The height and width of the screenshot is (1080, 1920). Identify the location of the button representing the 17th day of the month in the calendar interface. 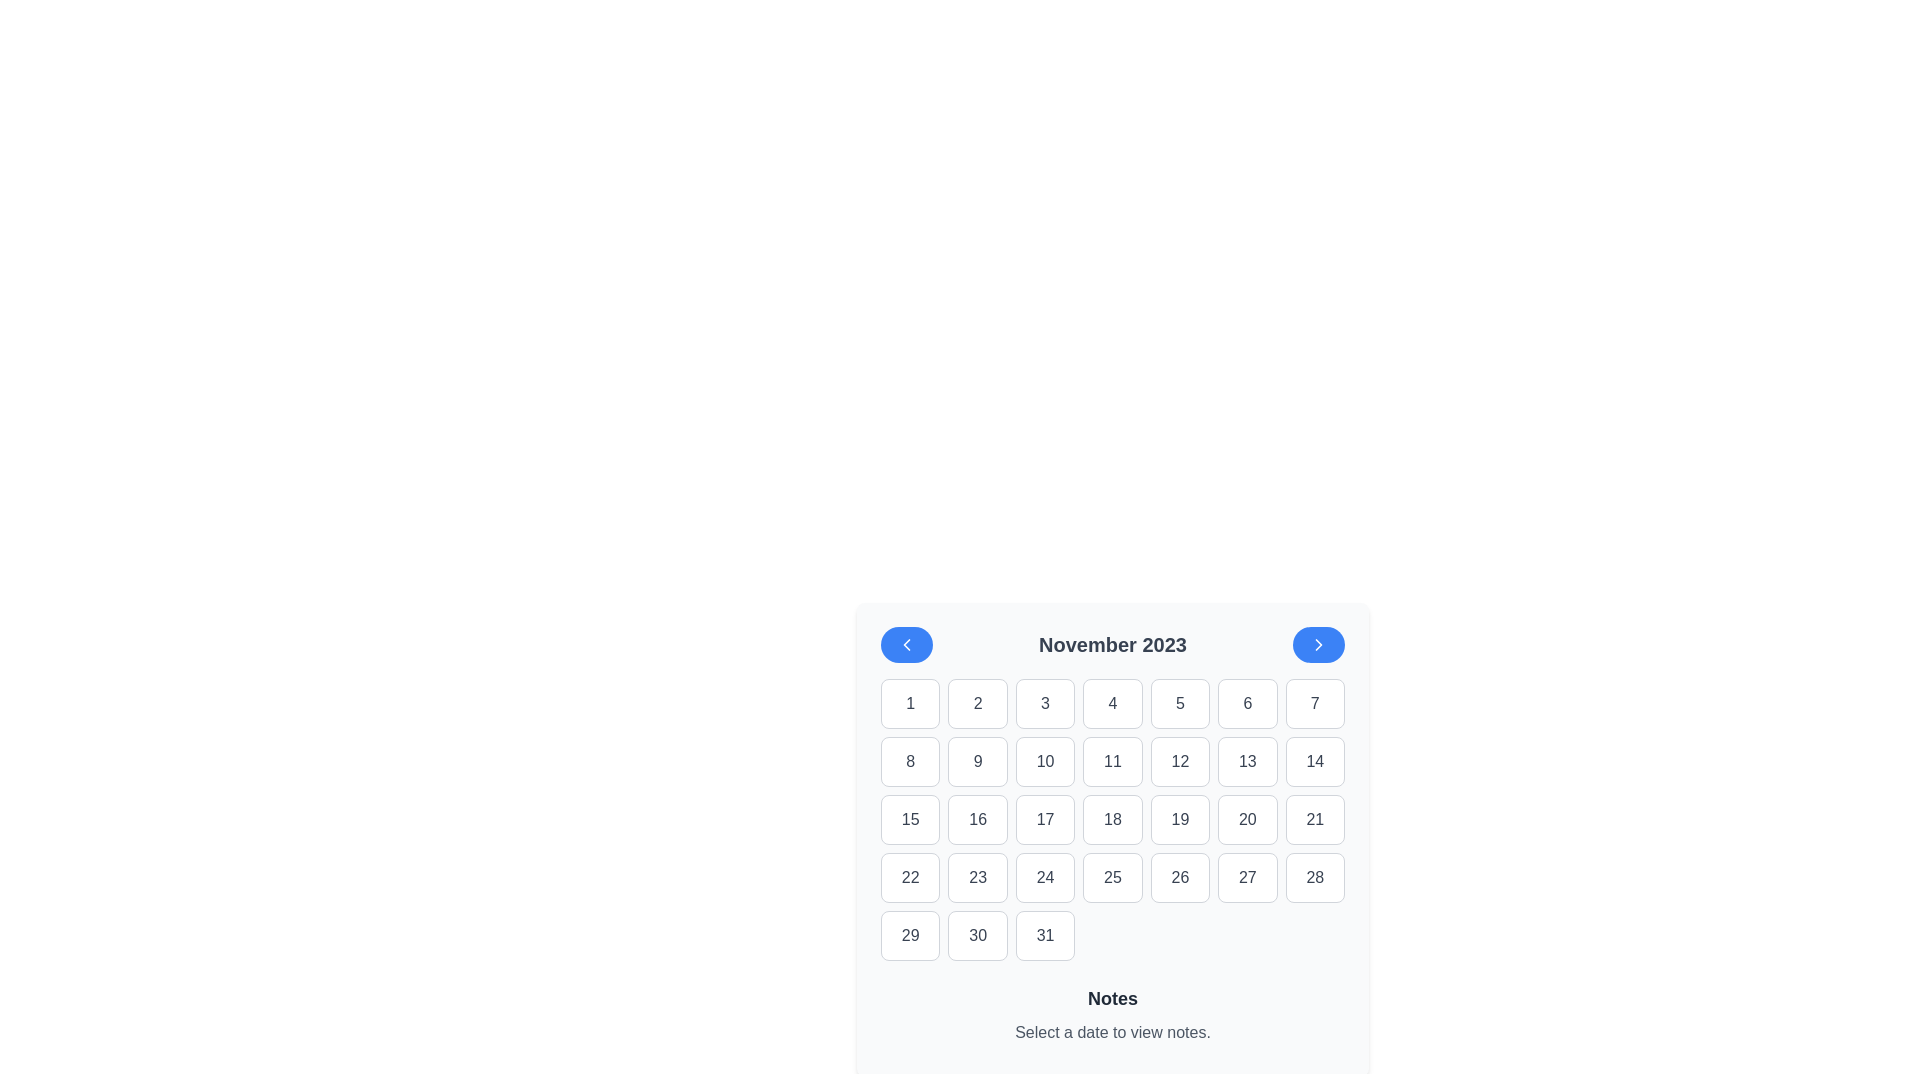
(1044, 820).